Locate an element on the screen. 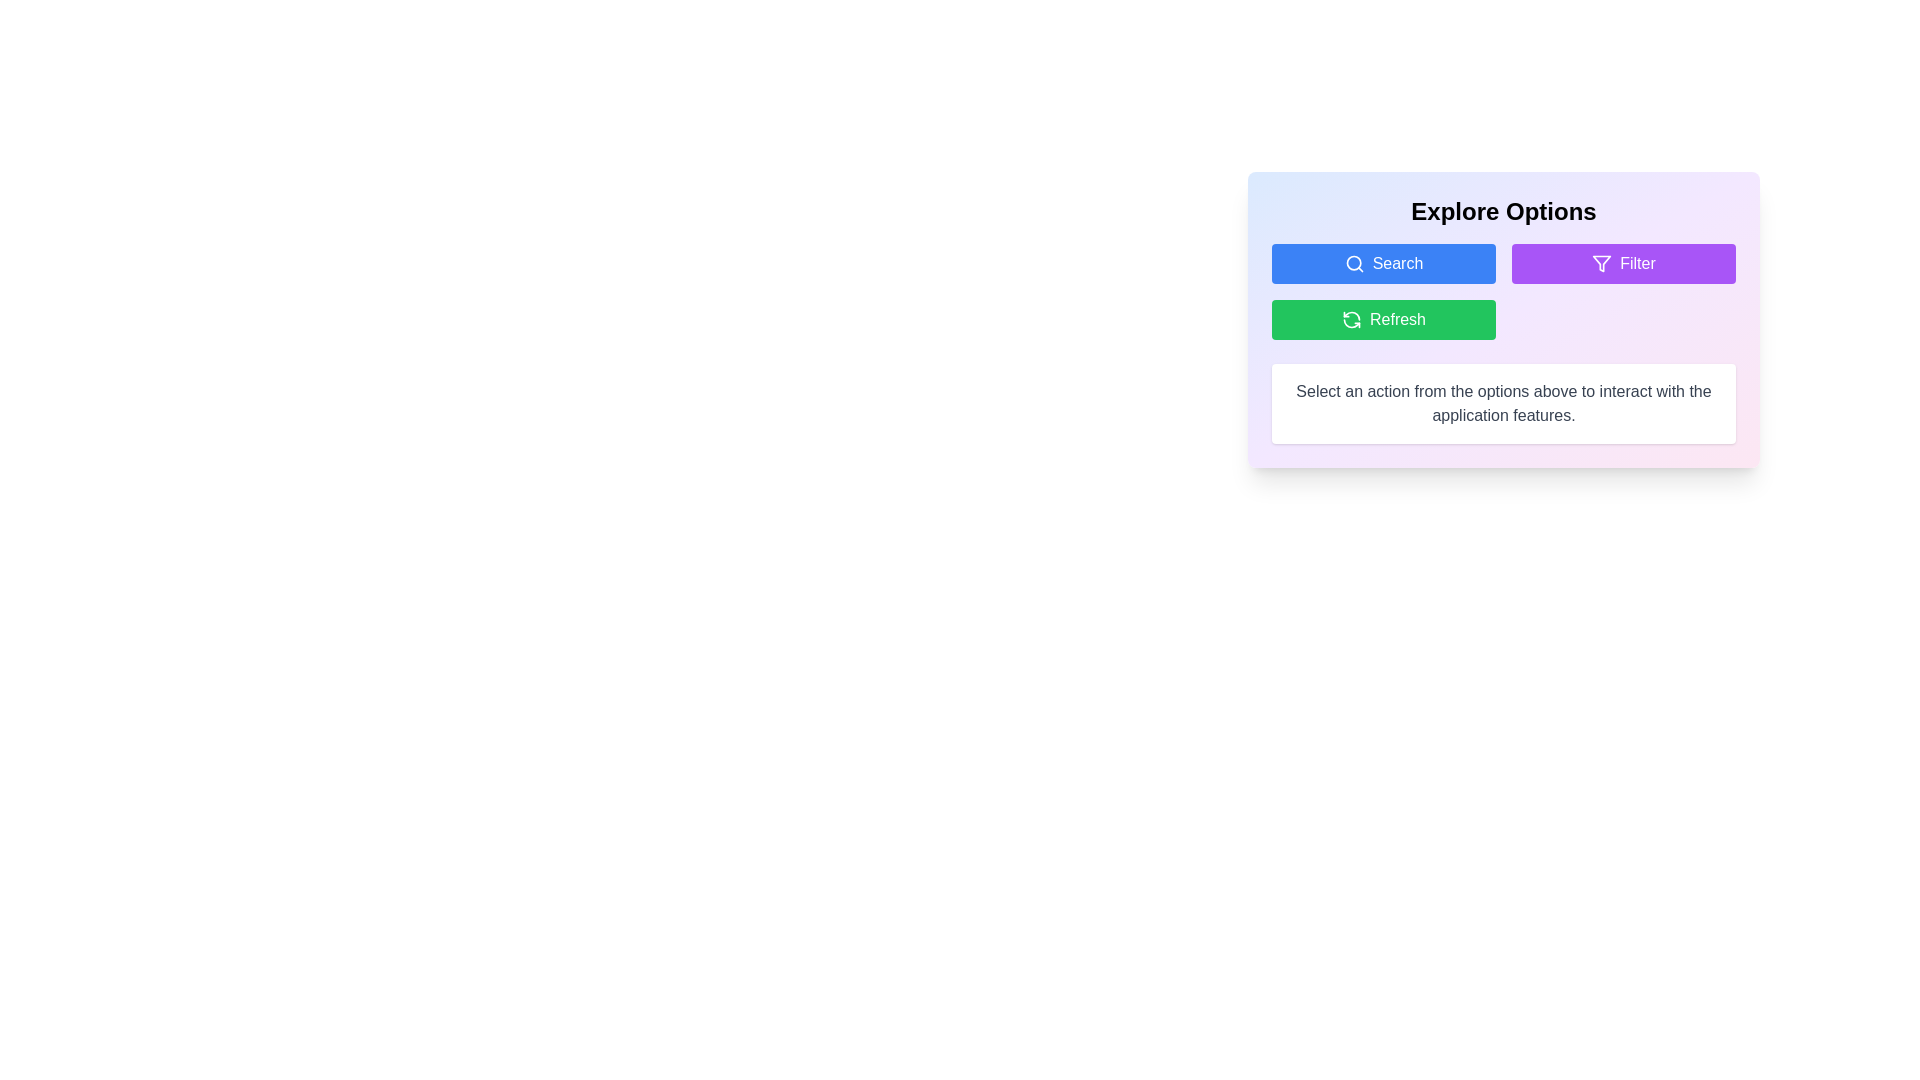 The height and width of the screenshot is (1080, 1920). the interactive buttons within the Grid containing action buttons titled 'Search', 'Filter', and 'Refresh' located below the 'Explore Options' header and above the description text 'Select an action' is located at coordinates (1503, 292).